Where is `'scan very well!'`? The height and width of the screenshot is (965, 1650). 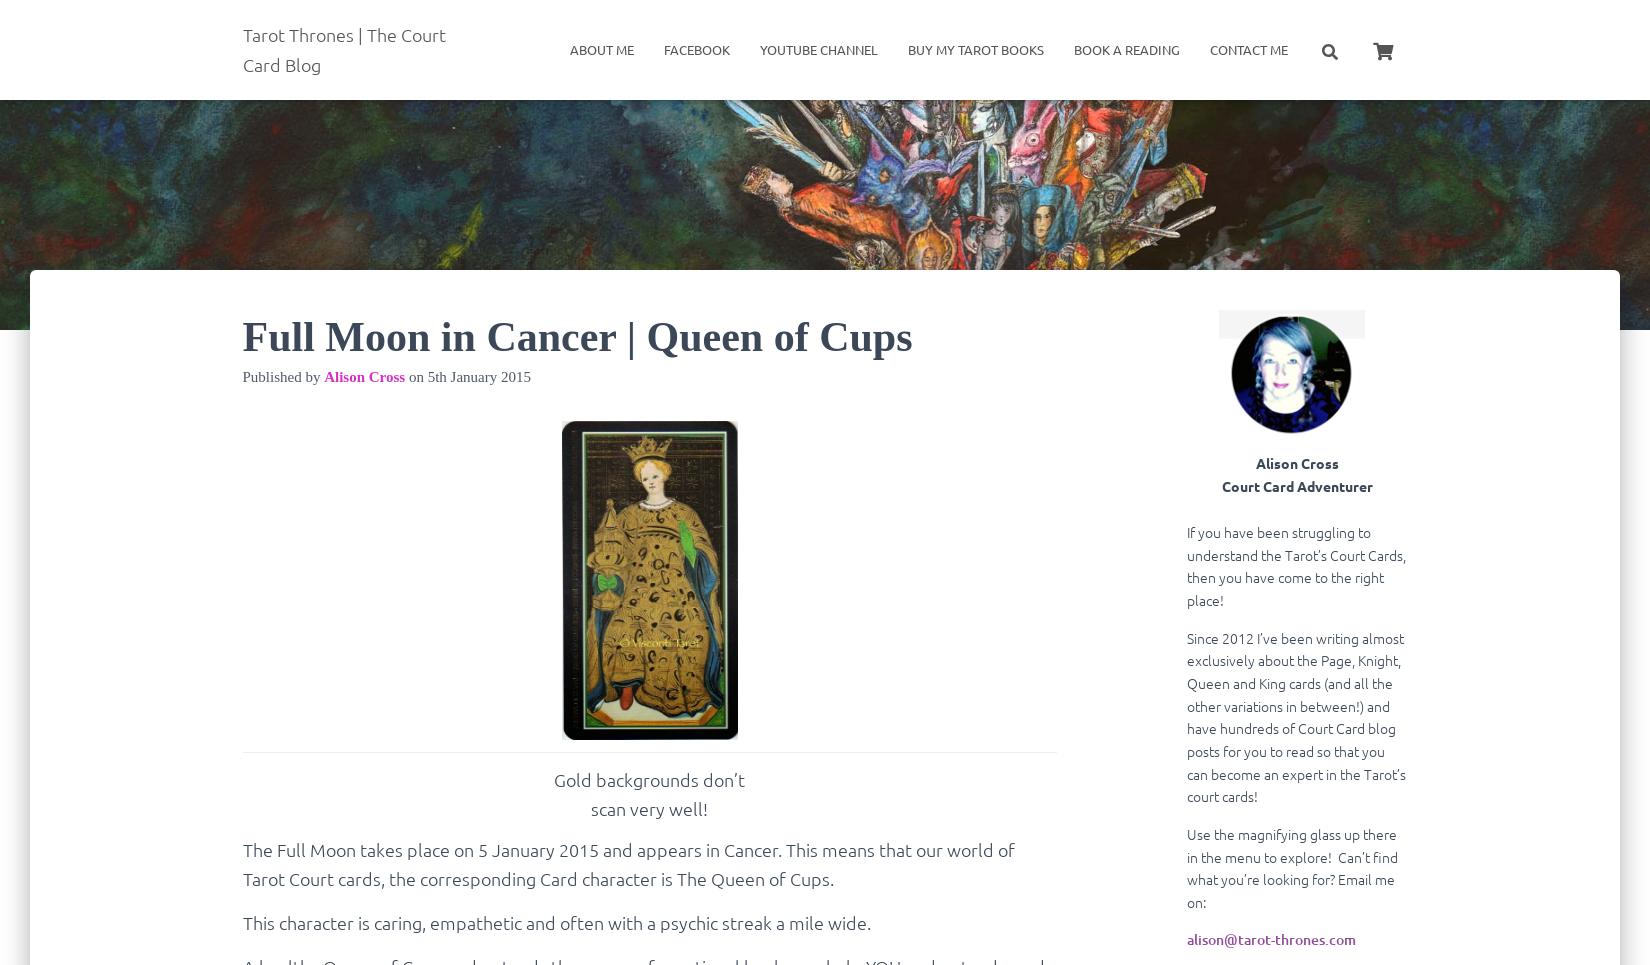 'scan very well!' is located at coordinates (590, 807).